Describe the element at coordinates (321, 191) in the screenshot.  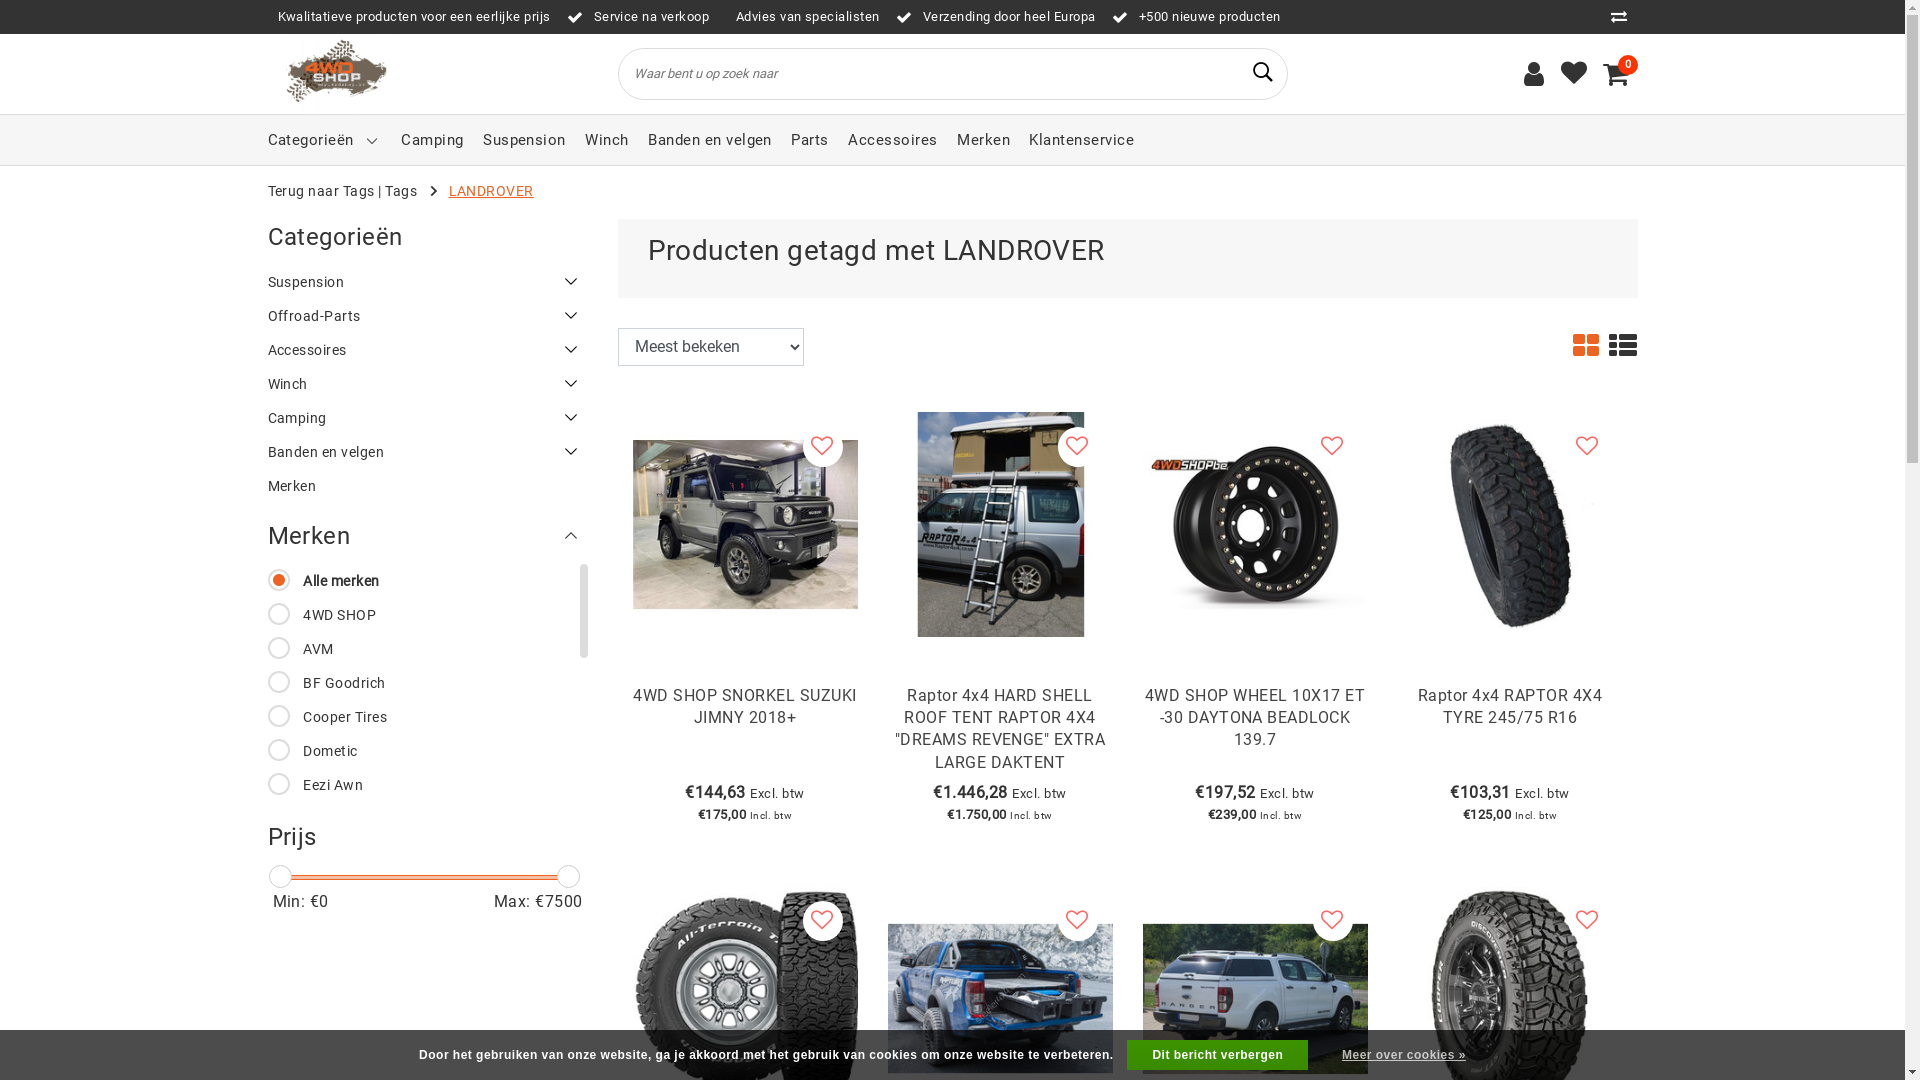
I see `'Terug naar Tags'` at that location.